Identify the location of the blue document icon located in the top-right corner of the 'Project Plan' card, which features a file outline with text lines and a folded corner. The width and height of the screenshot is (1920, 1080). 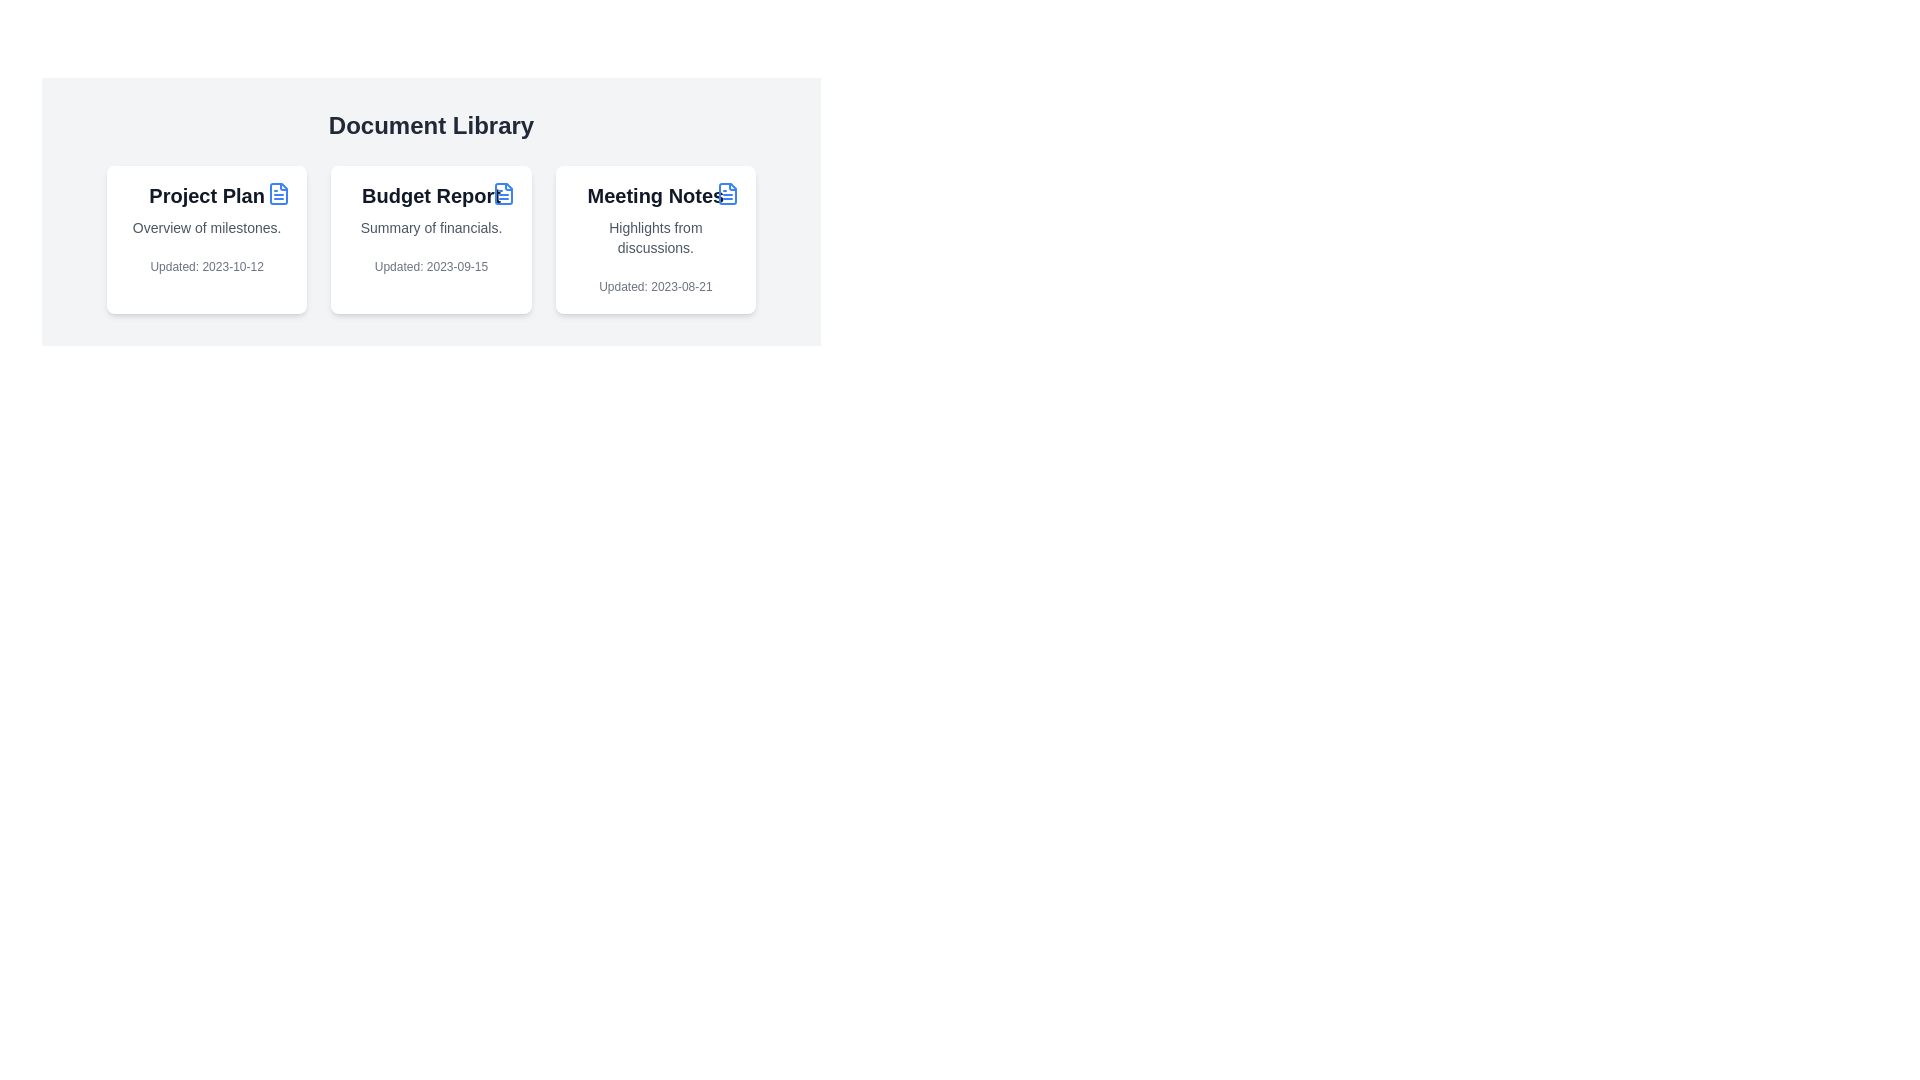
(278, 193).